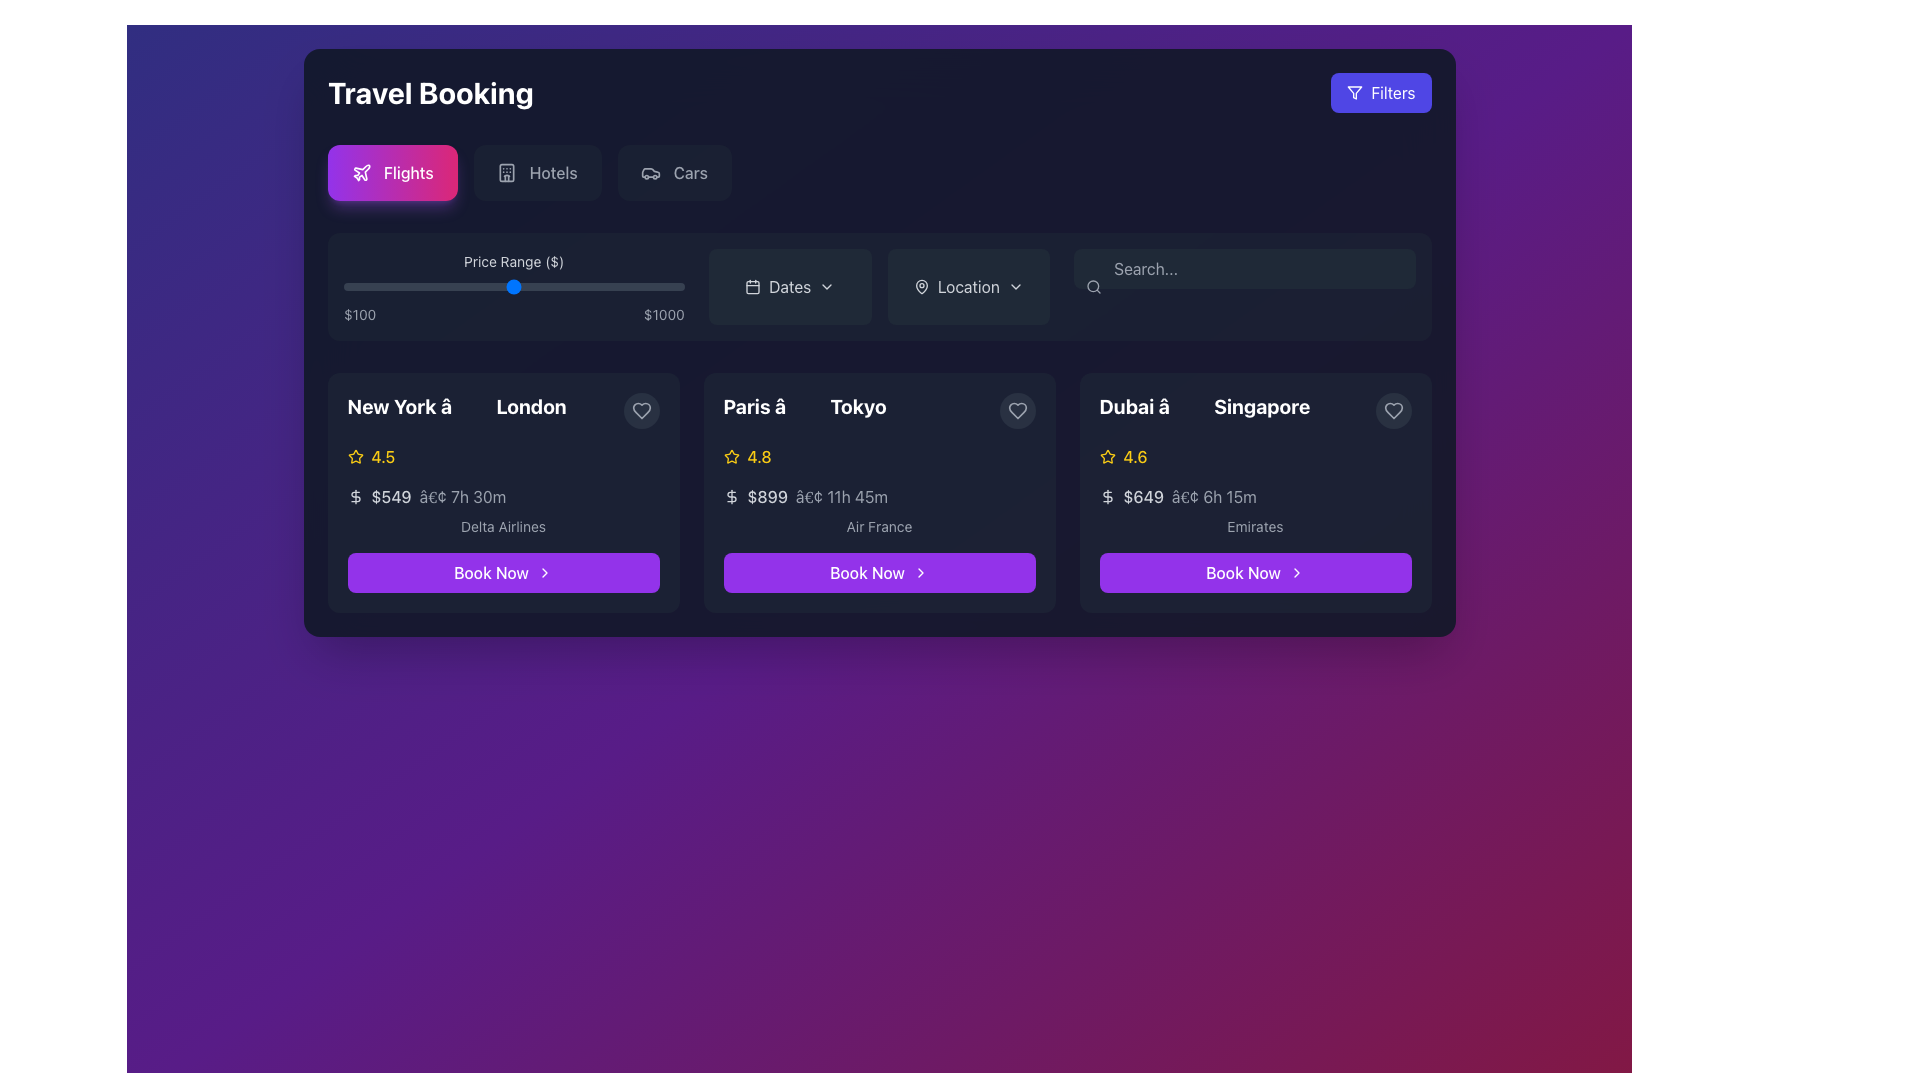 The image size is (1920, 1080). Describe the element at coordinates (1392, 410) in the screenshot. I see `the heart-shaped icon in the top-right corner of the flight details card for Dubai to Singapore` at that location.